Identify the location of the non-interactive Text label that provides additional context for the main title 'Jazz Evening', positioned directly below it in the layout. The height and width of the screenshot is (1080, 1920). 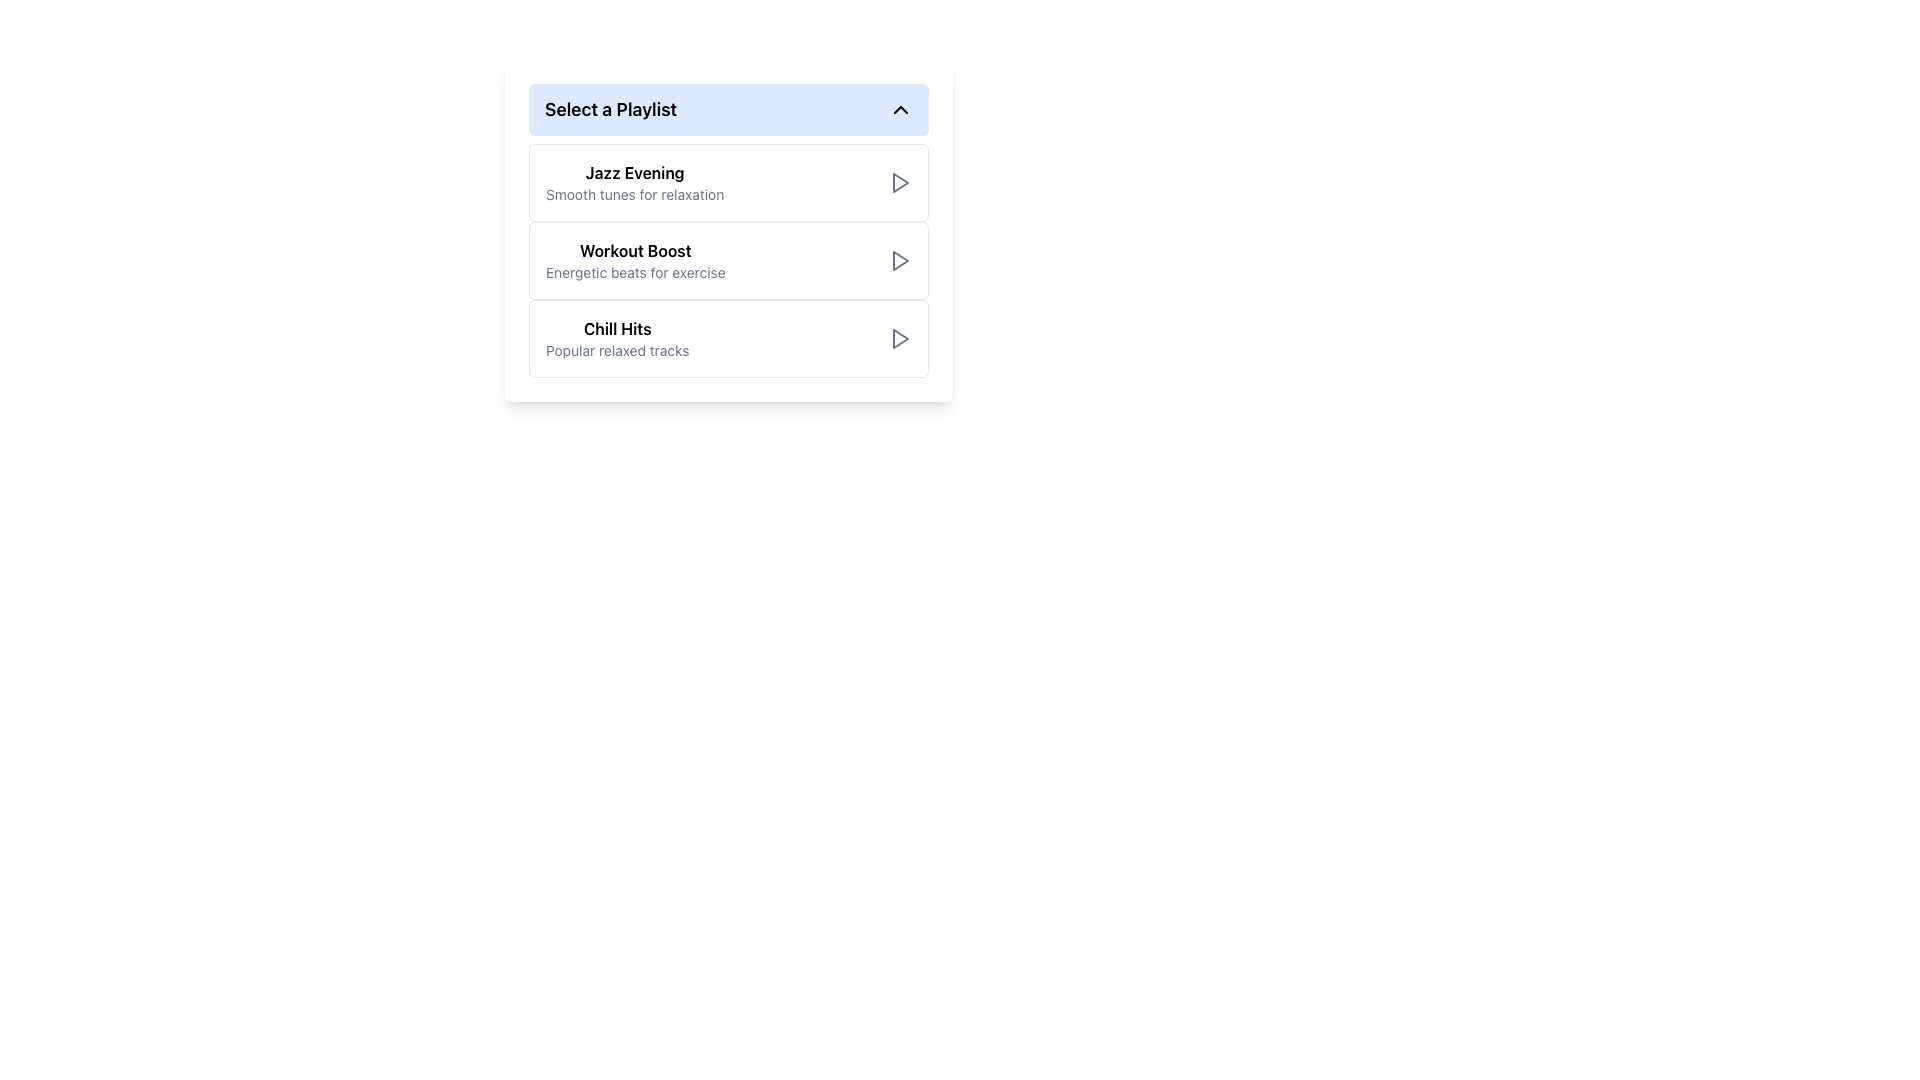
(634, 195).